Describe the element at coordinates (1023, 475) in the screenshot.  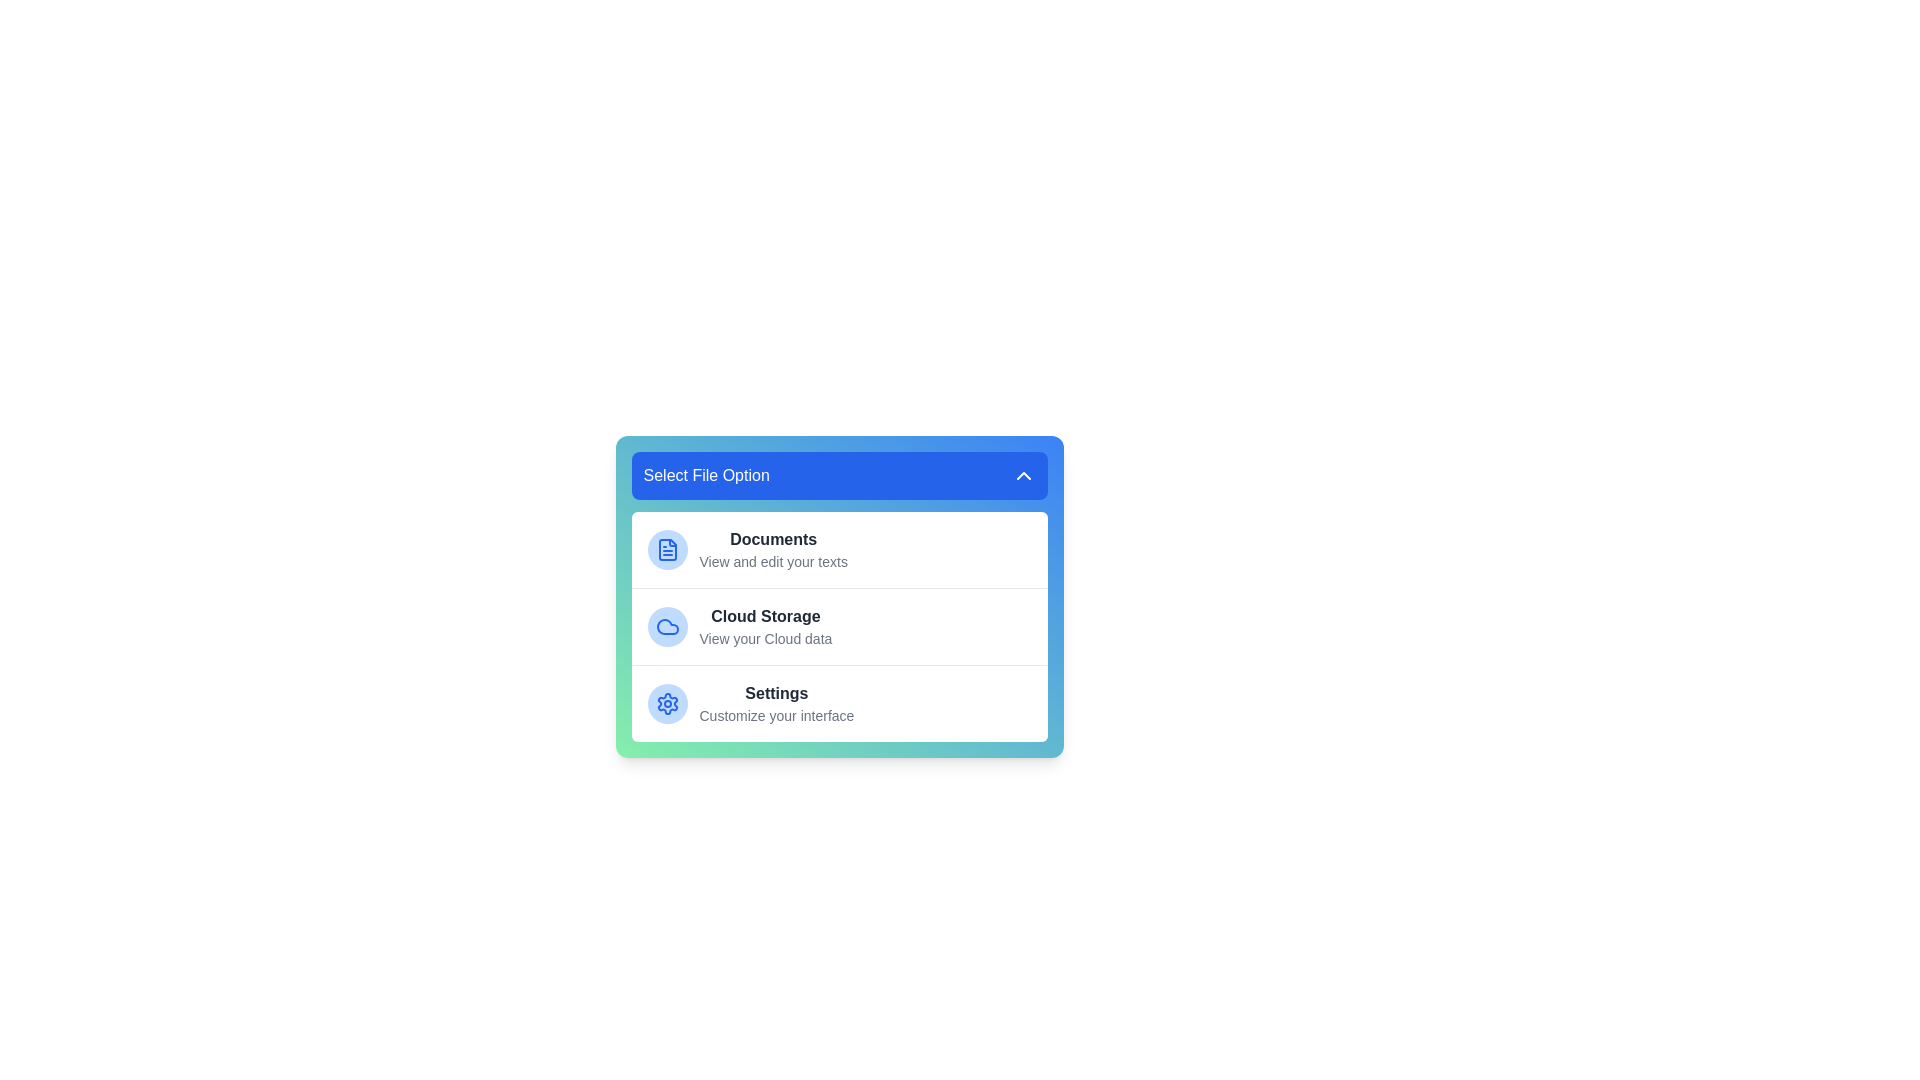
I see `the arrow icon button located at the rightmost portion of the blue header bar labeled 'Select File Option'` at that location.